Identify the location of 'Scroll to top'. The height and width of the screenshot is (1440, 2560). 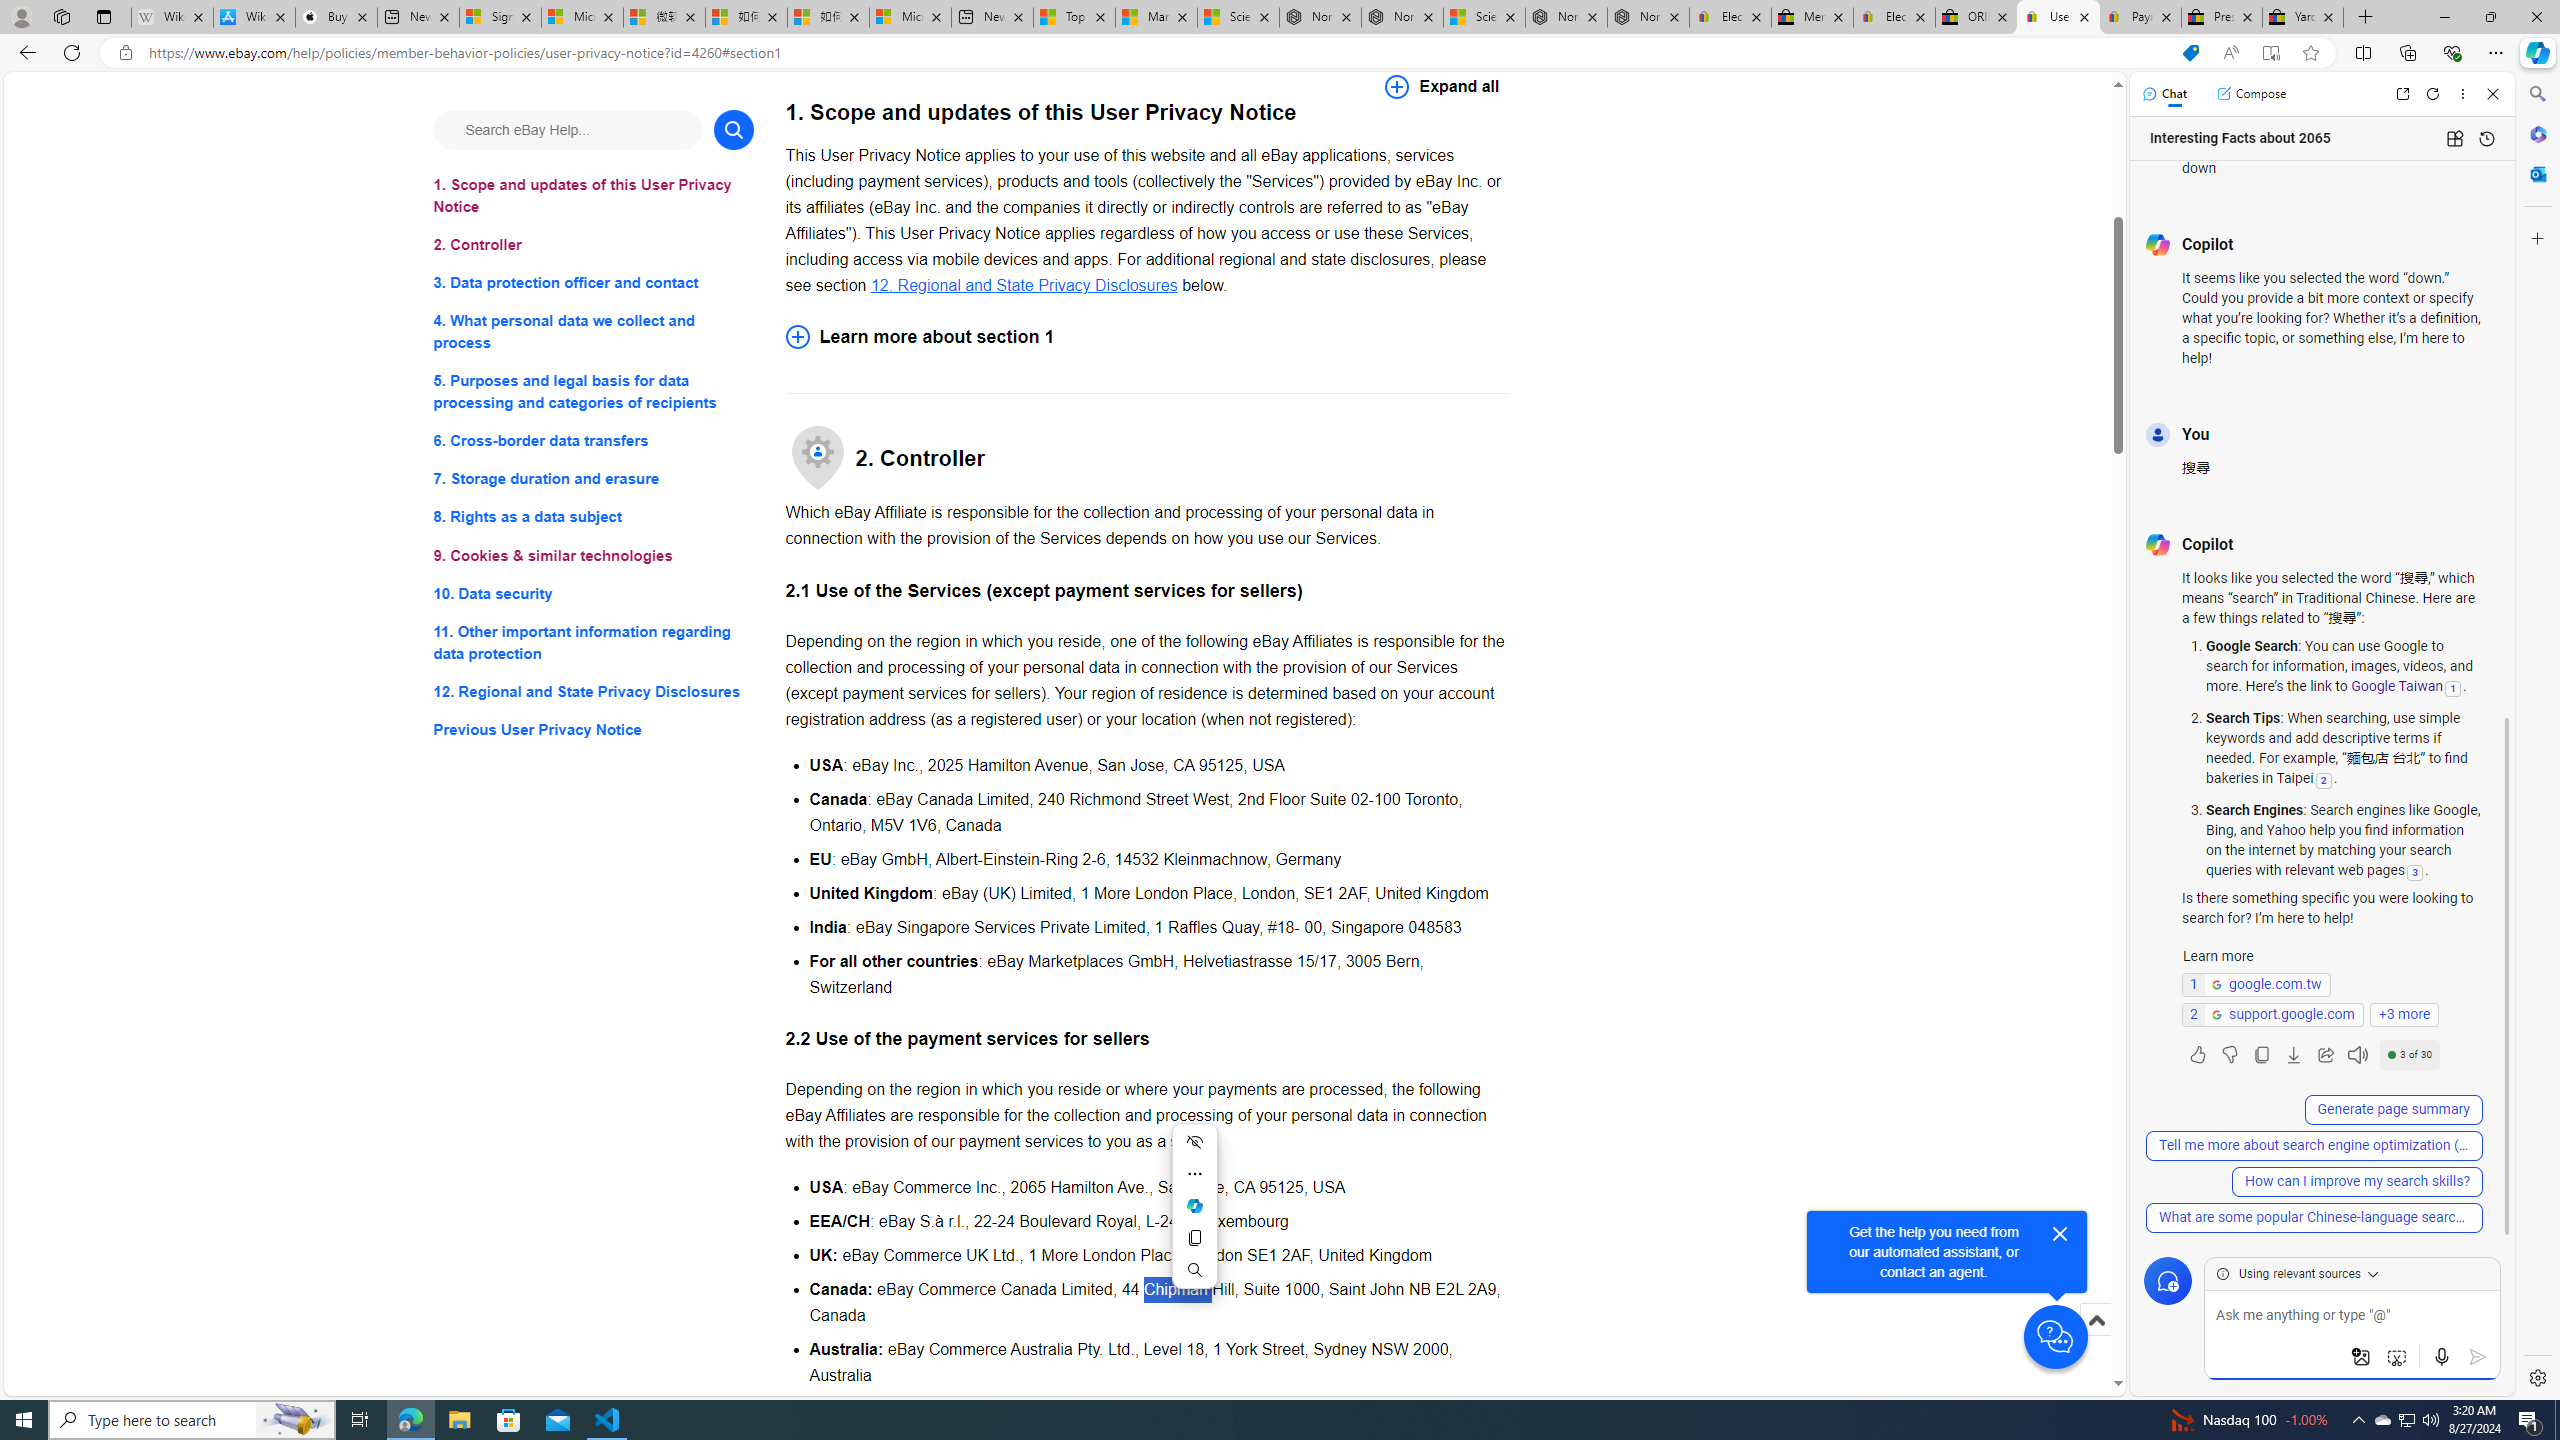
(2095, 1318).